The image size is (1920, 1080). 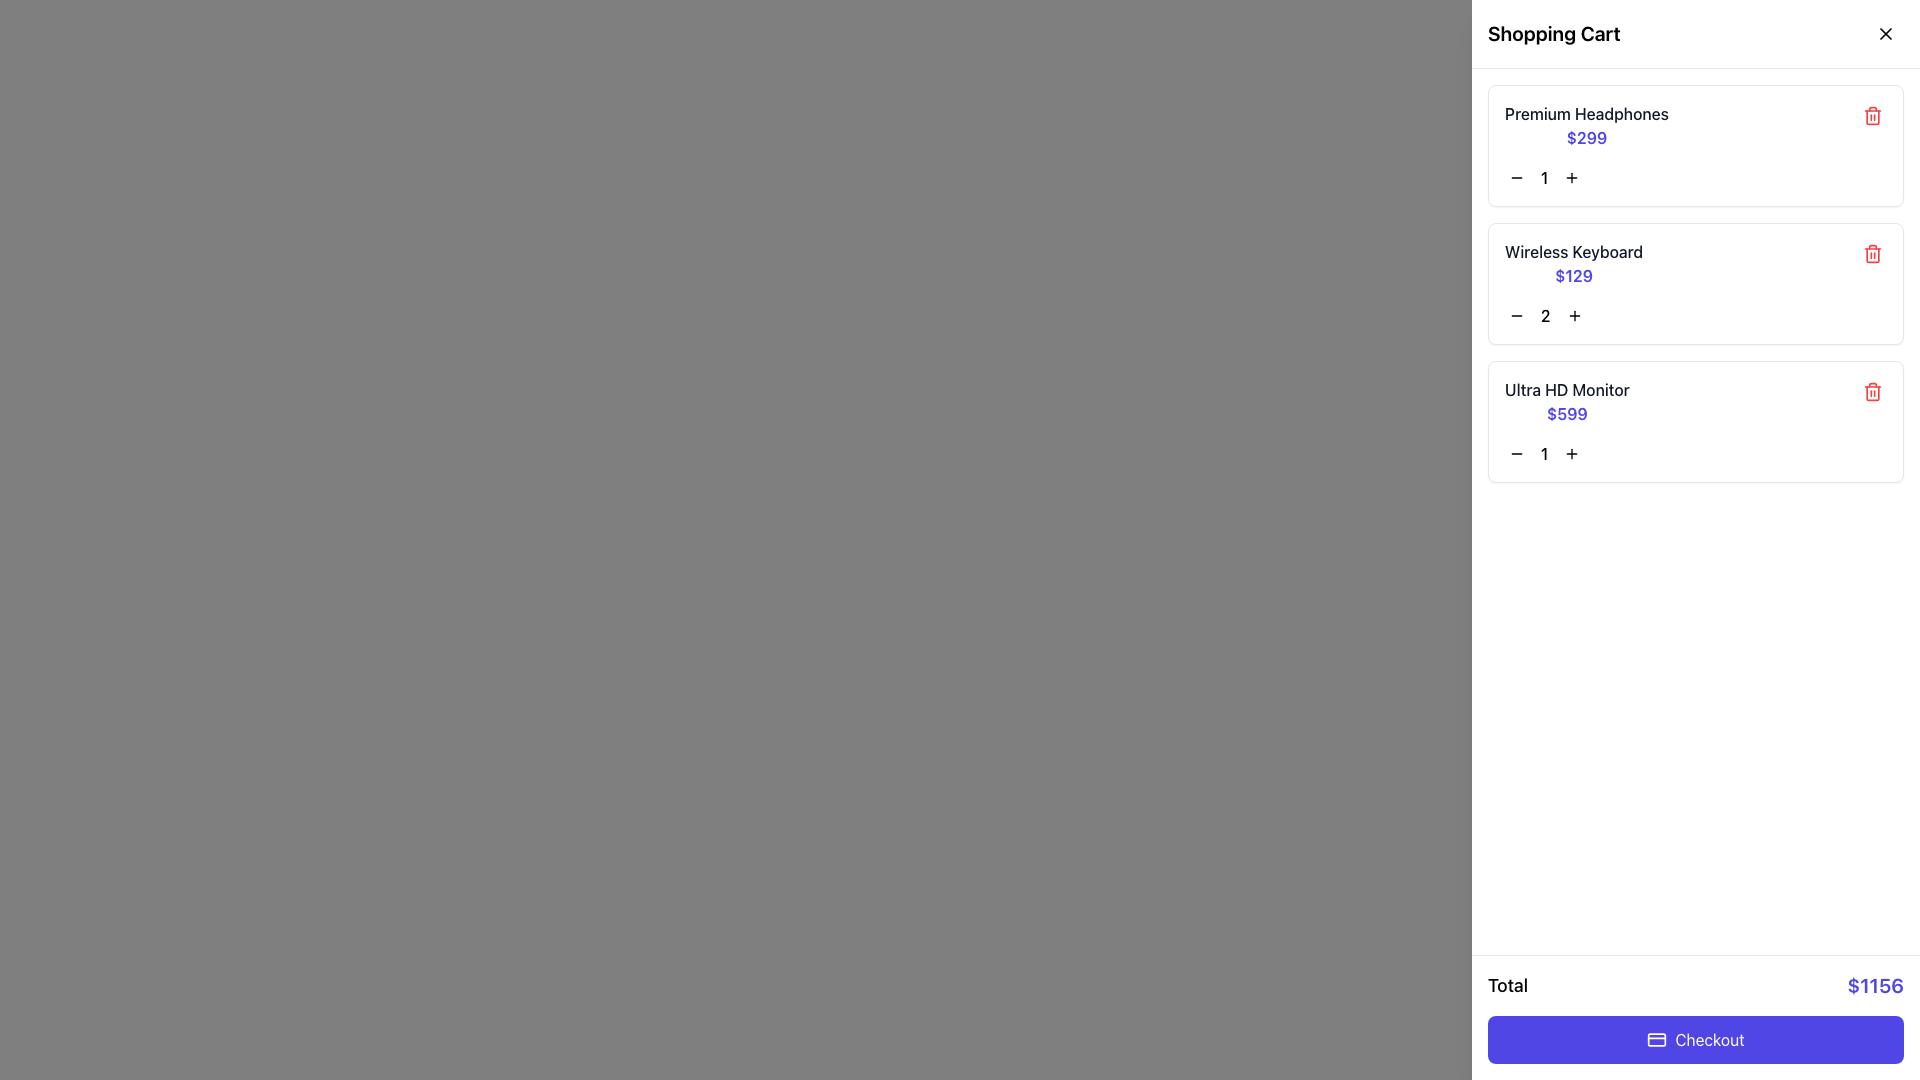 What do you see at coordinates (1871, 392) in the screenshot?
I see `the delete button icon for the 'Ultra HD Monitor' item in the shopping cart` at bounding box center [1871, 392].